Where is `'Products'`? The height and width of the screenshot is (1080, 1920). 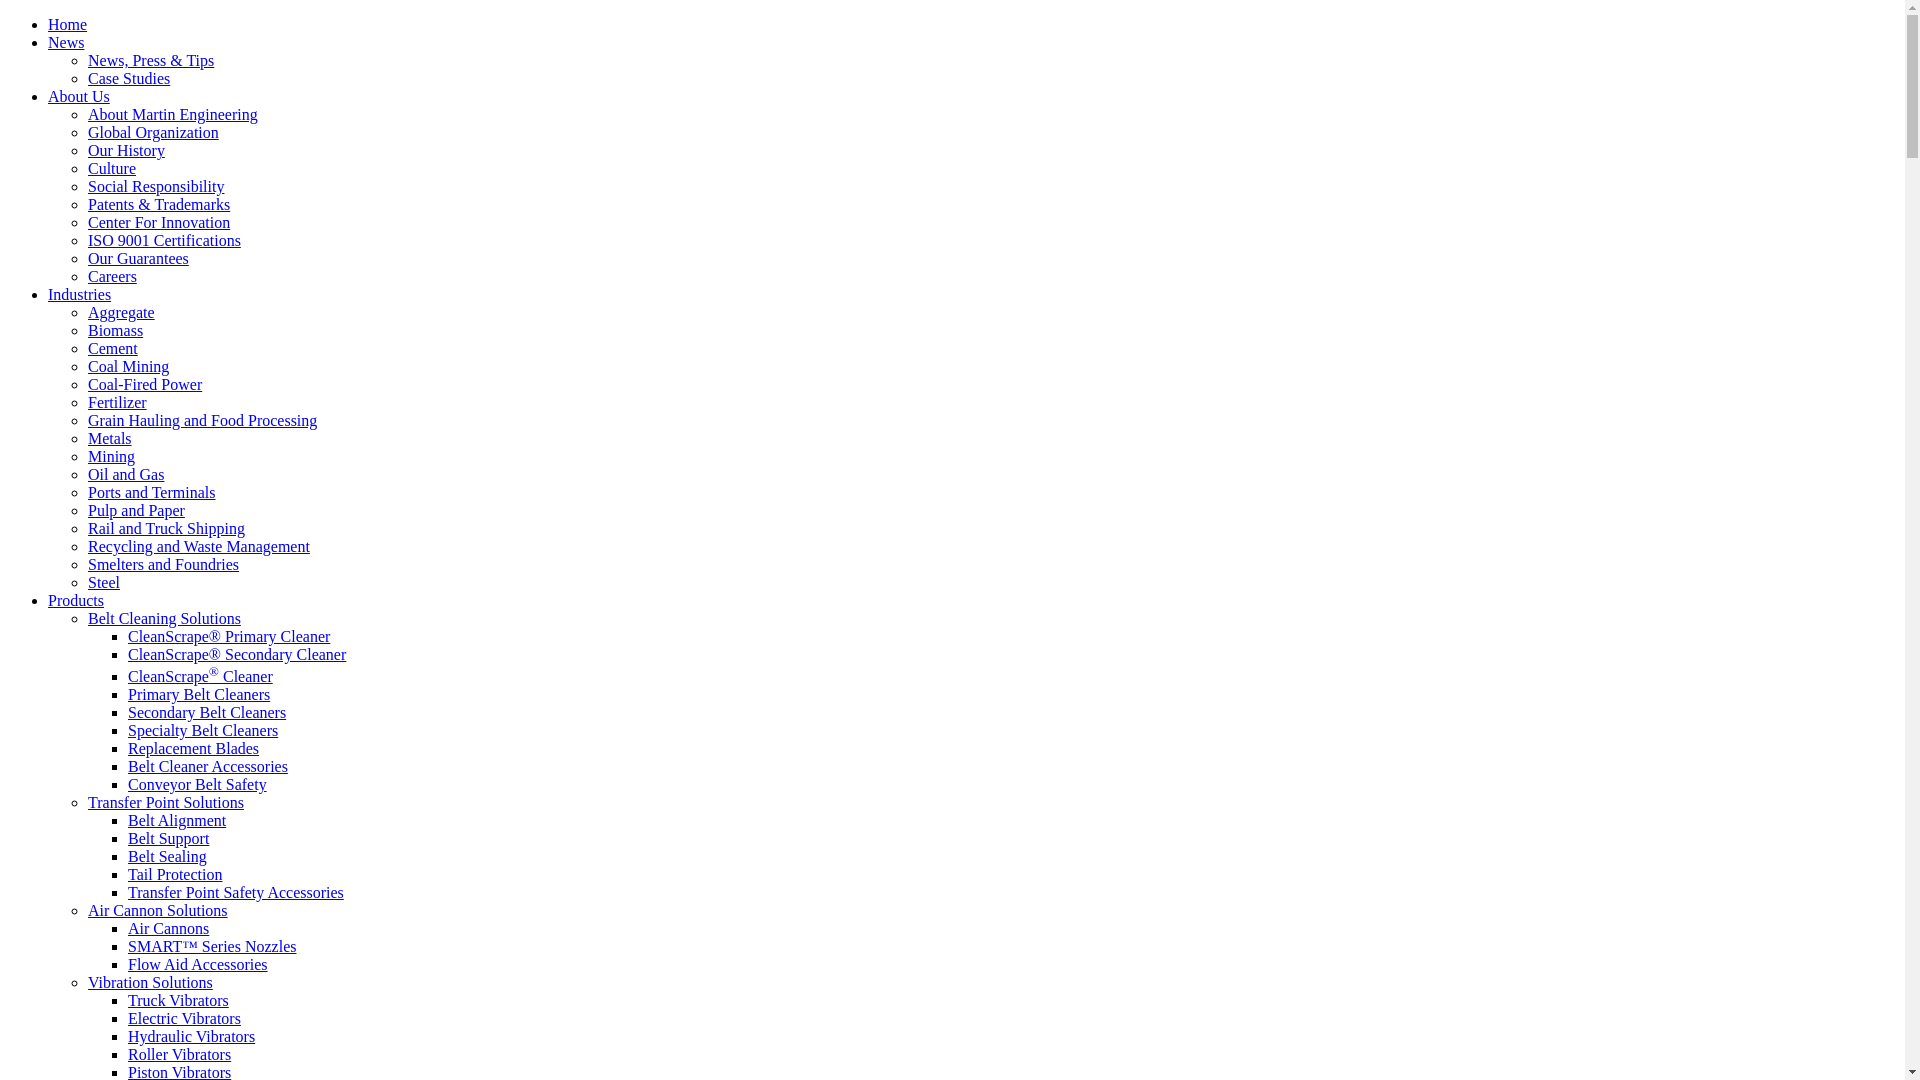 'Products' is located at coordinates (76, 599).